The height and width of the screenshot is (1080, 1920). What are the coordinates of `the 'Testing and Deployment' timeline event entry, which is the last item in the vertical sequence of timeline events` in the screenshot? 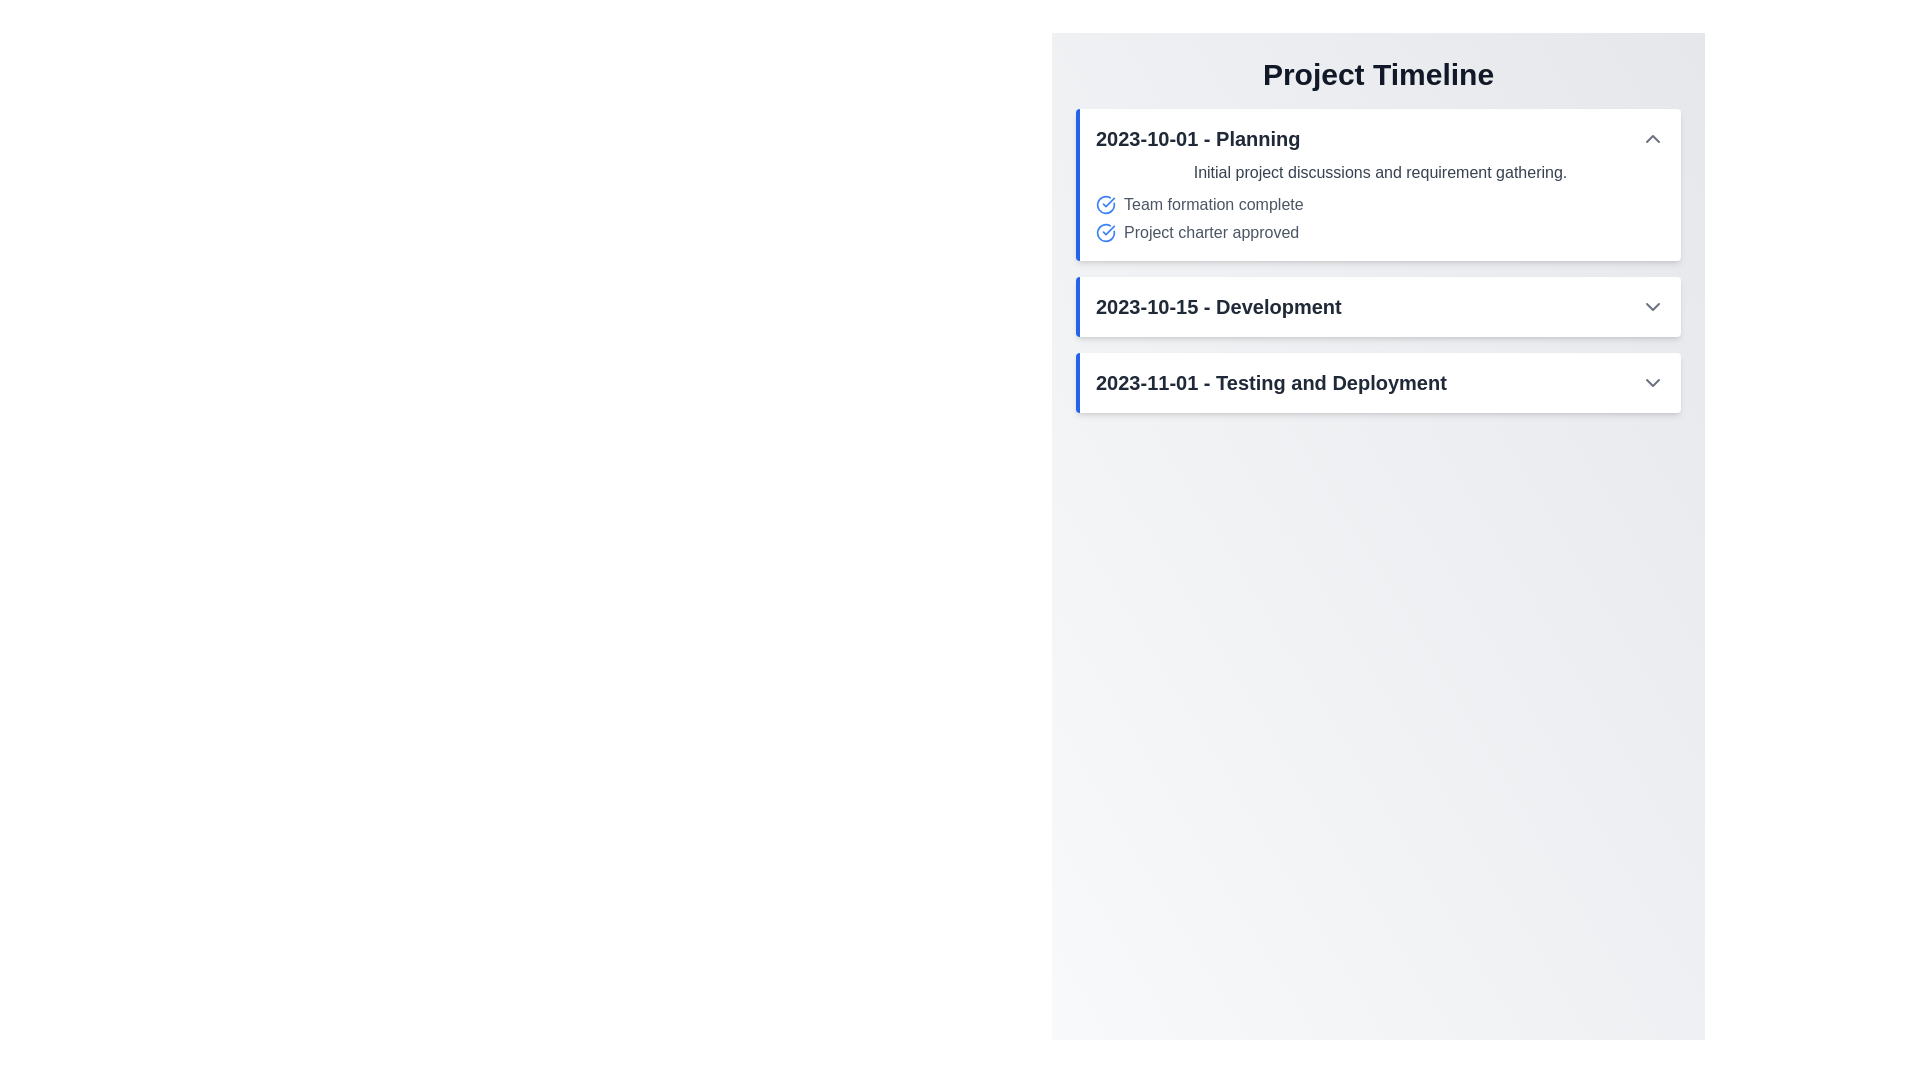 It's located at (1377, 382).